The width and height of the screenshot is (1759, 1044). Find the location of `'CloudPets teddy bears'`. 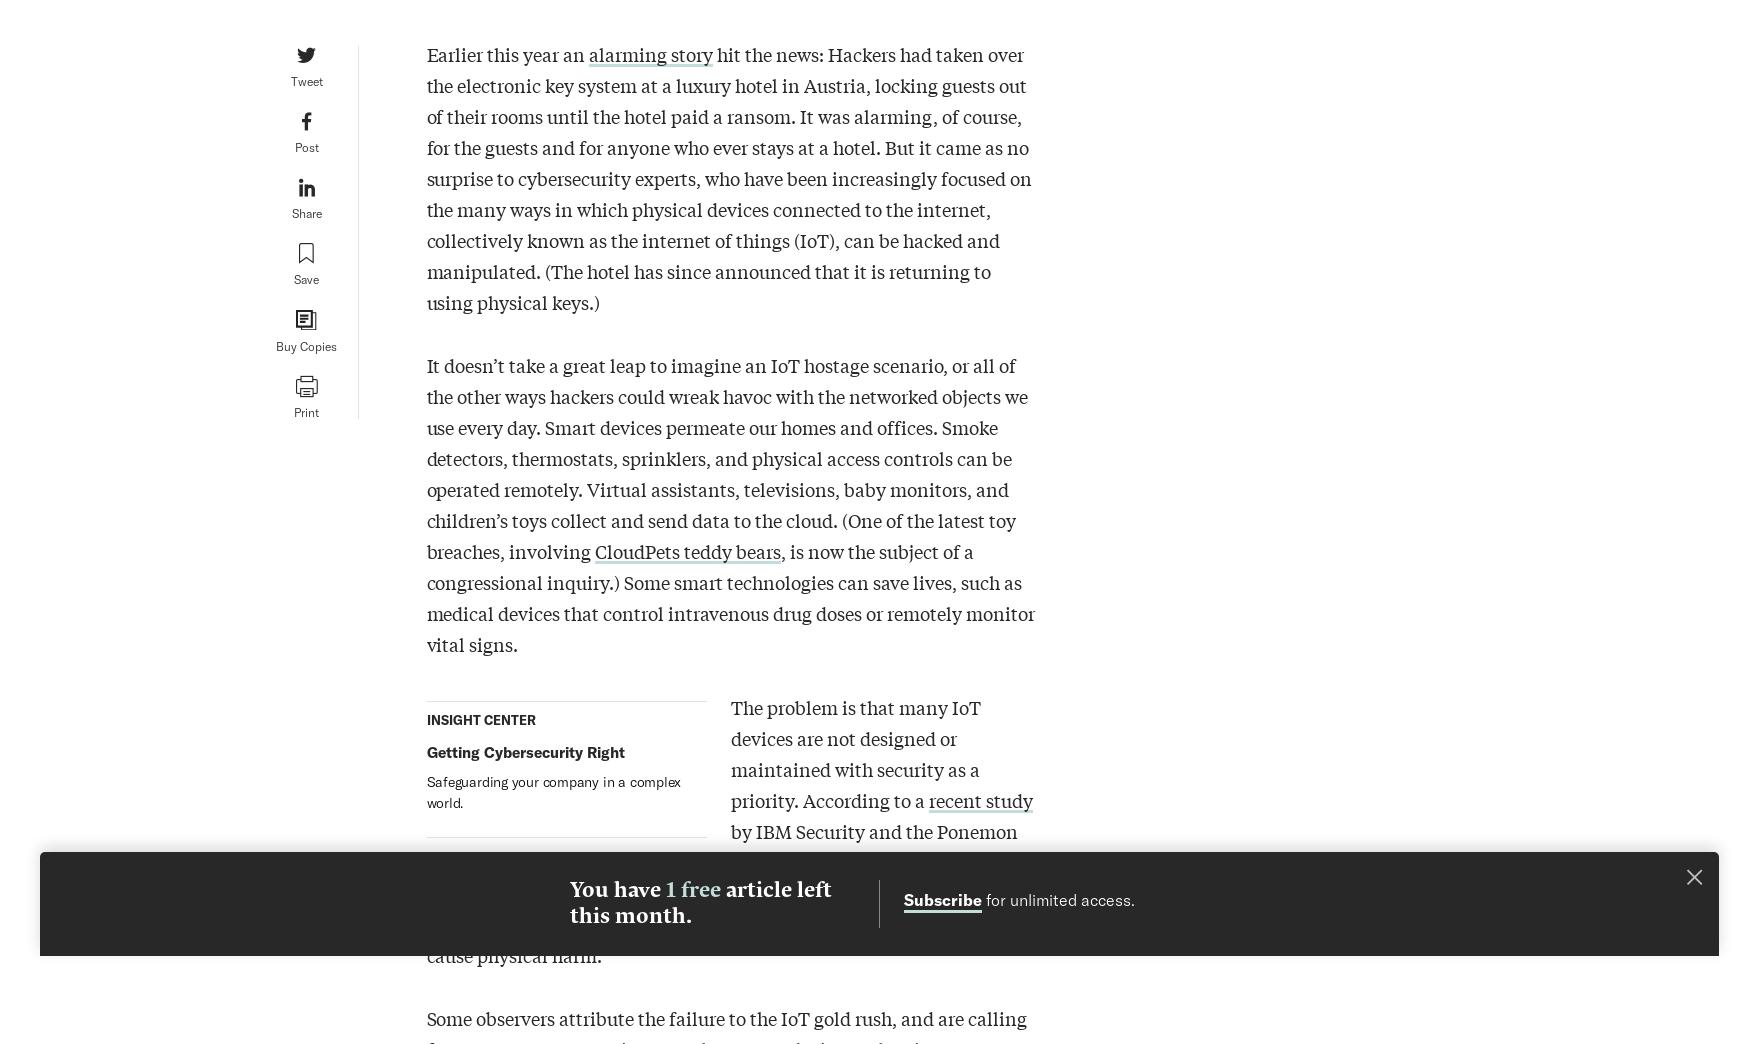

'CloudPets teddy bears' is located at coordinates (686, 550).